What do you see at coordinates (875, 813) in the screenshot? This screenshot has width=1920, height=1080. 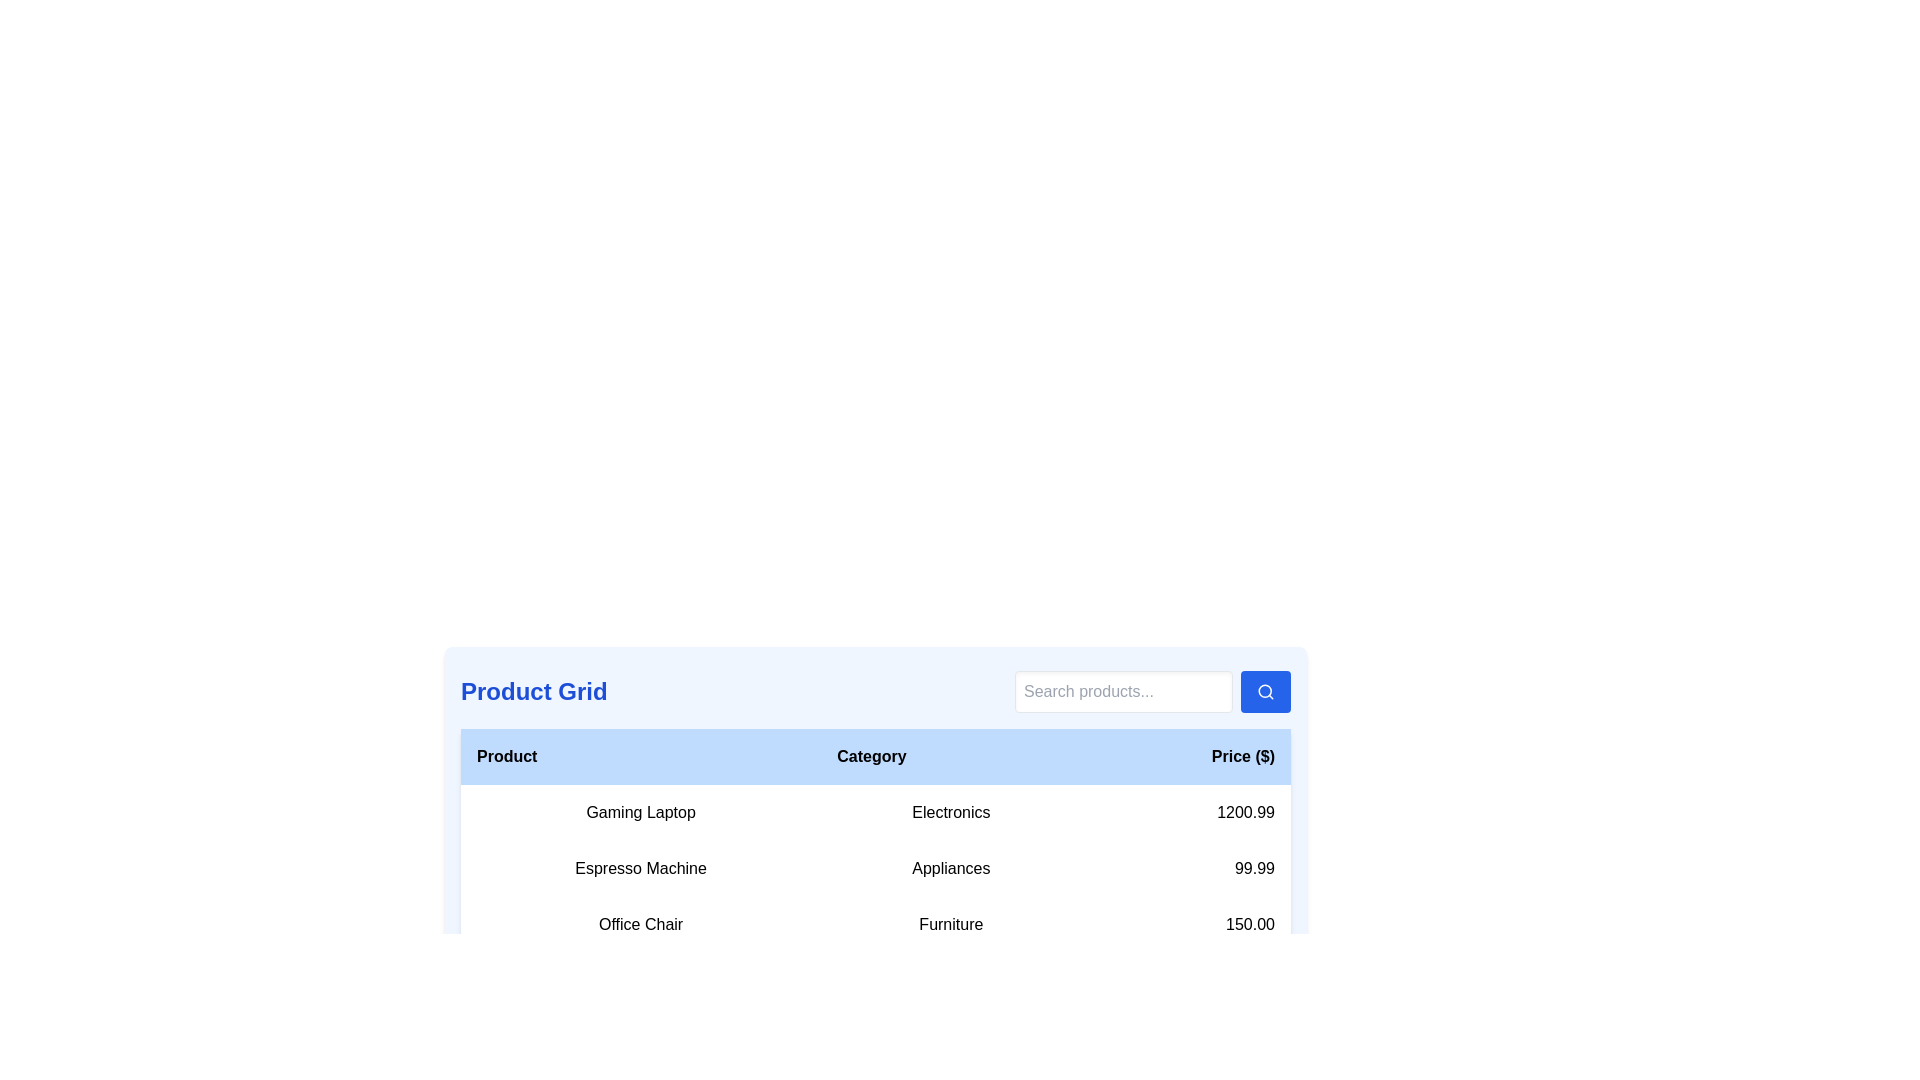 I see `the first row of the data table` at bounding box center [875, 813].